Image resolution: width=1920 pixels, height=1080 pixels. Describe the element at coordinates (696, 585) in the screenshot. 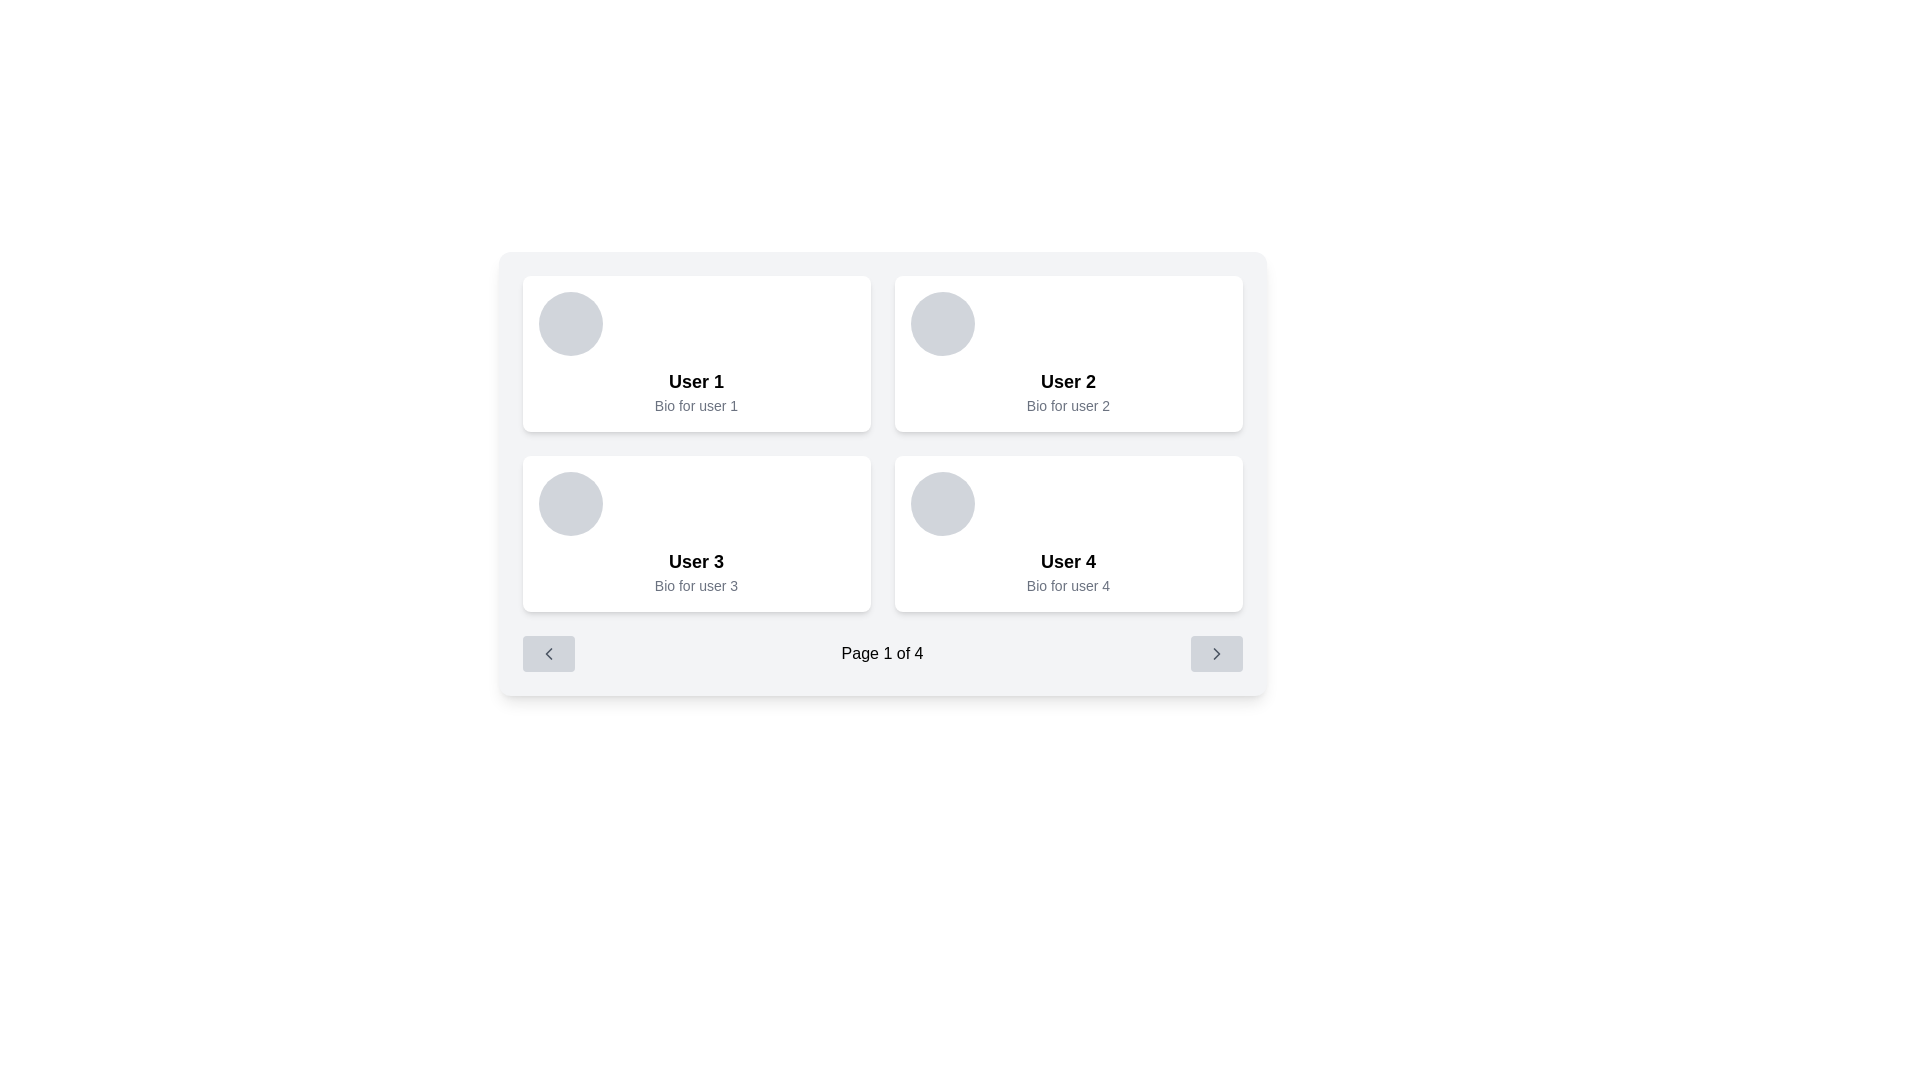

I see `the text label displaying supplementary information for 'User 3', which is located within the user profile card, below the username and above the bottom boundary of the card` at that location.